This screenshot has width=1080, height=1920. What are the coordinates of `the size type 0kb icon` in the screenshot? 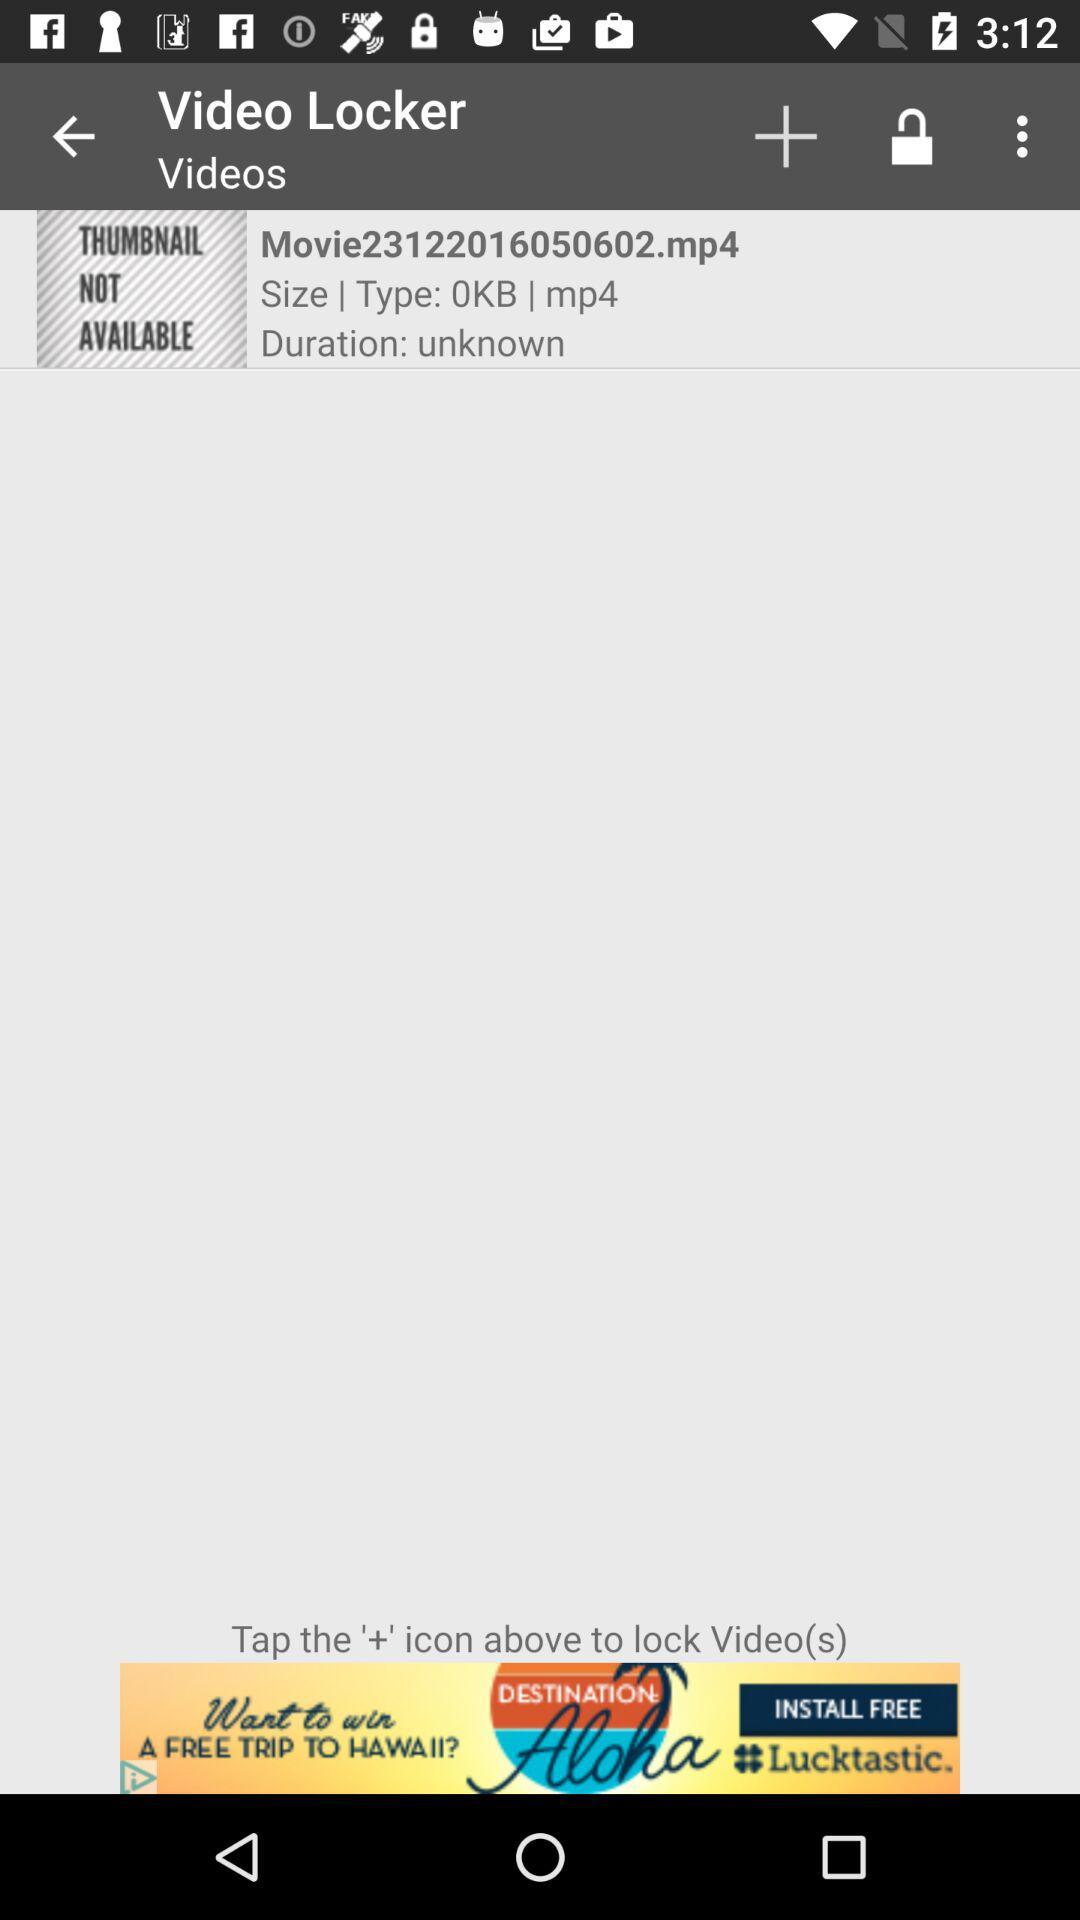 It's located at (438, 291).